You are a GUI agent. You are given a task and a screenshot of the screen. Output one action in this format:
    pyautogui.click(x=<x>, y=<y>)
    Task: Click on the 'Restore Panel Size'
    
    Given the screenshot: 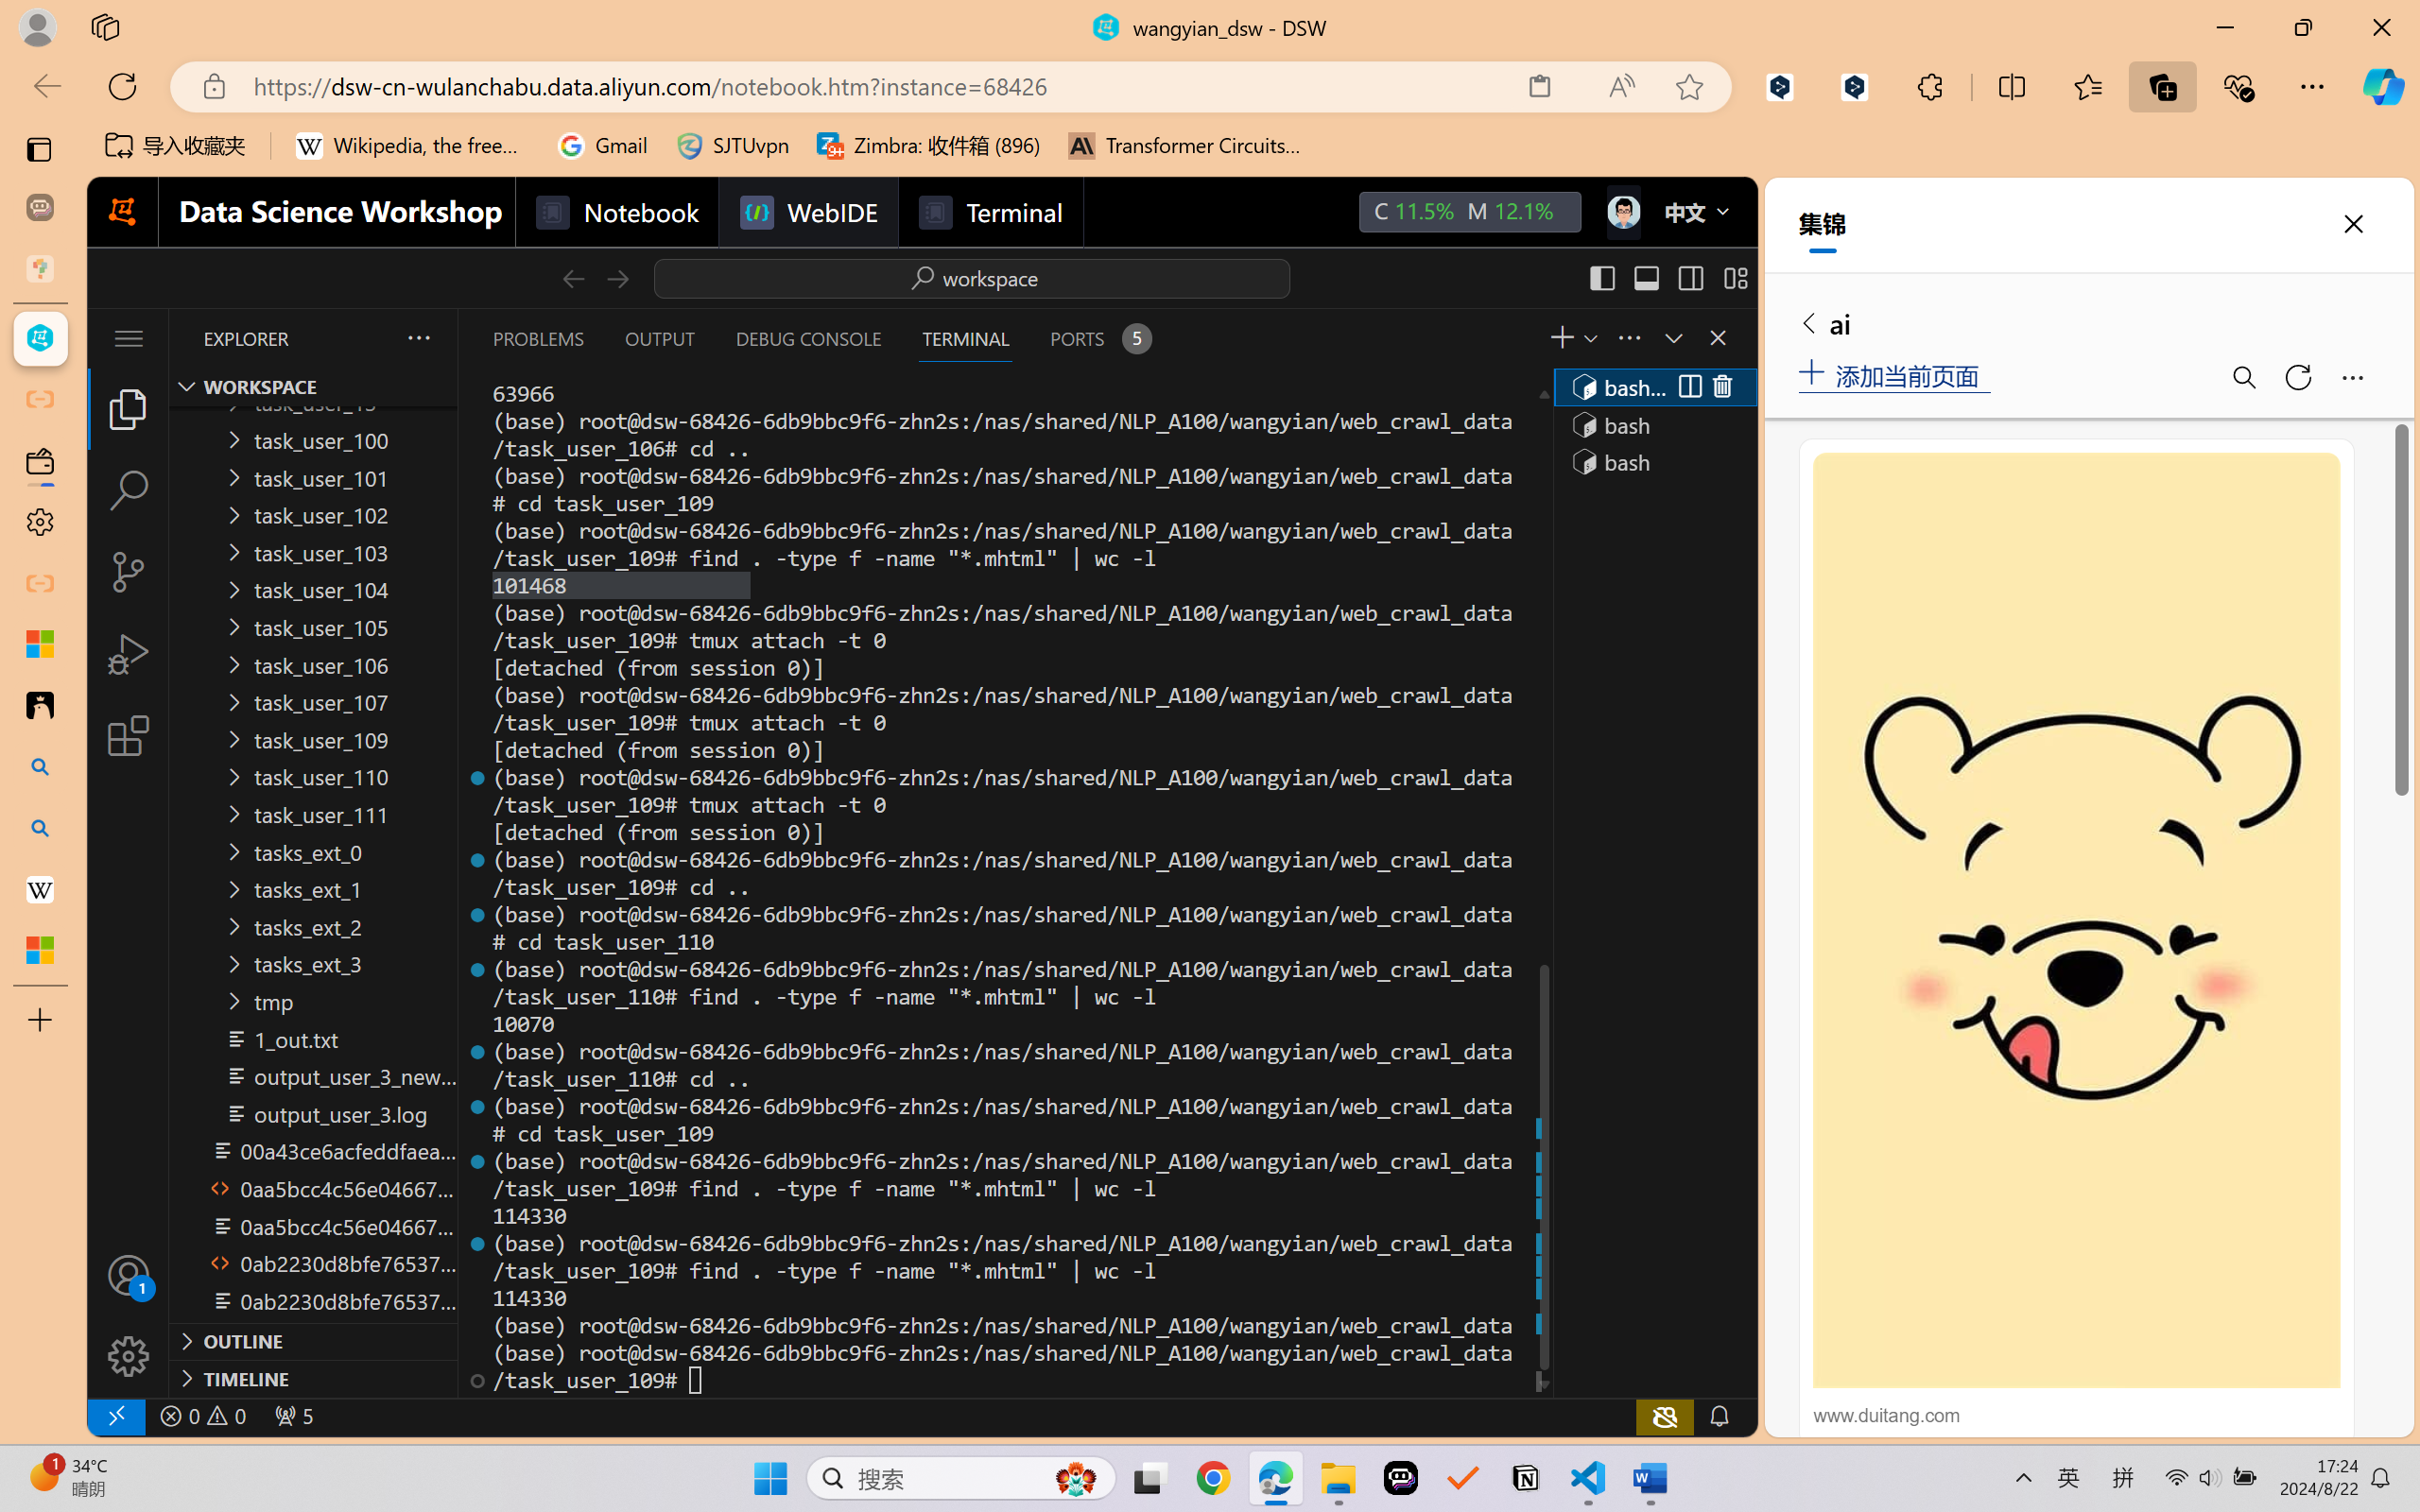 What is the action you would take?
    pyautogui.click(x=1670, y=337)
    